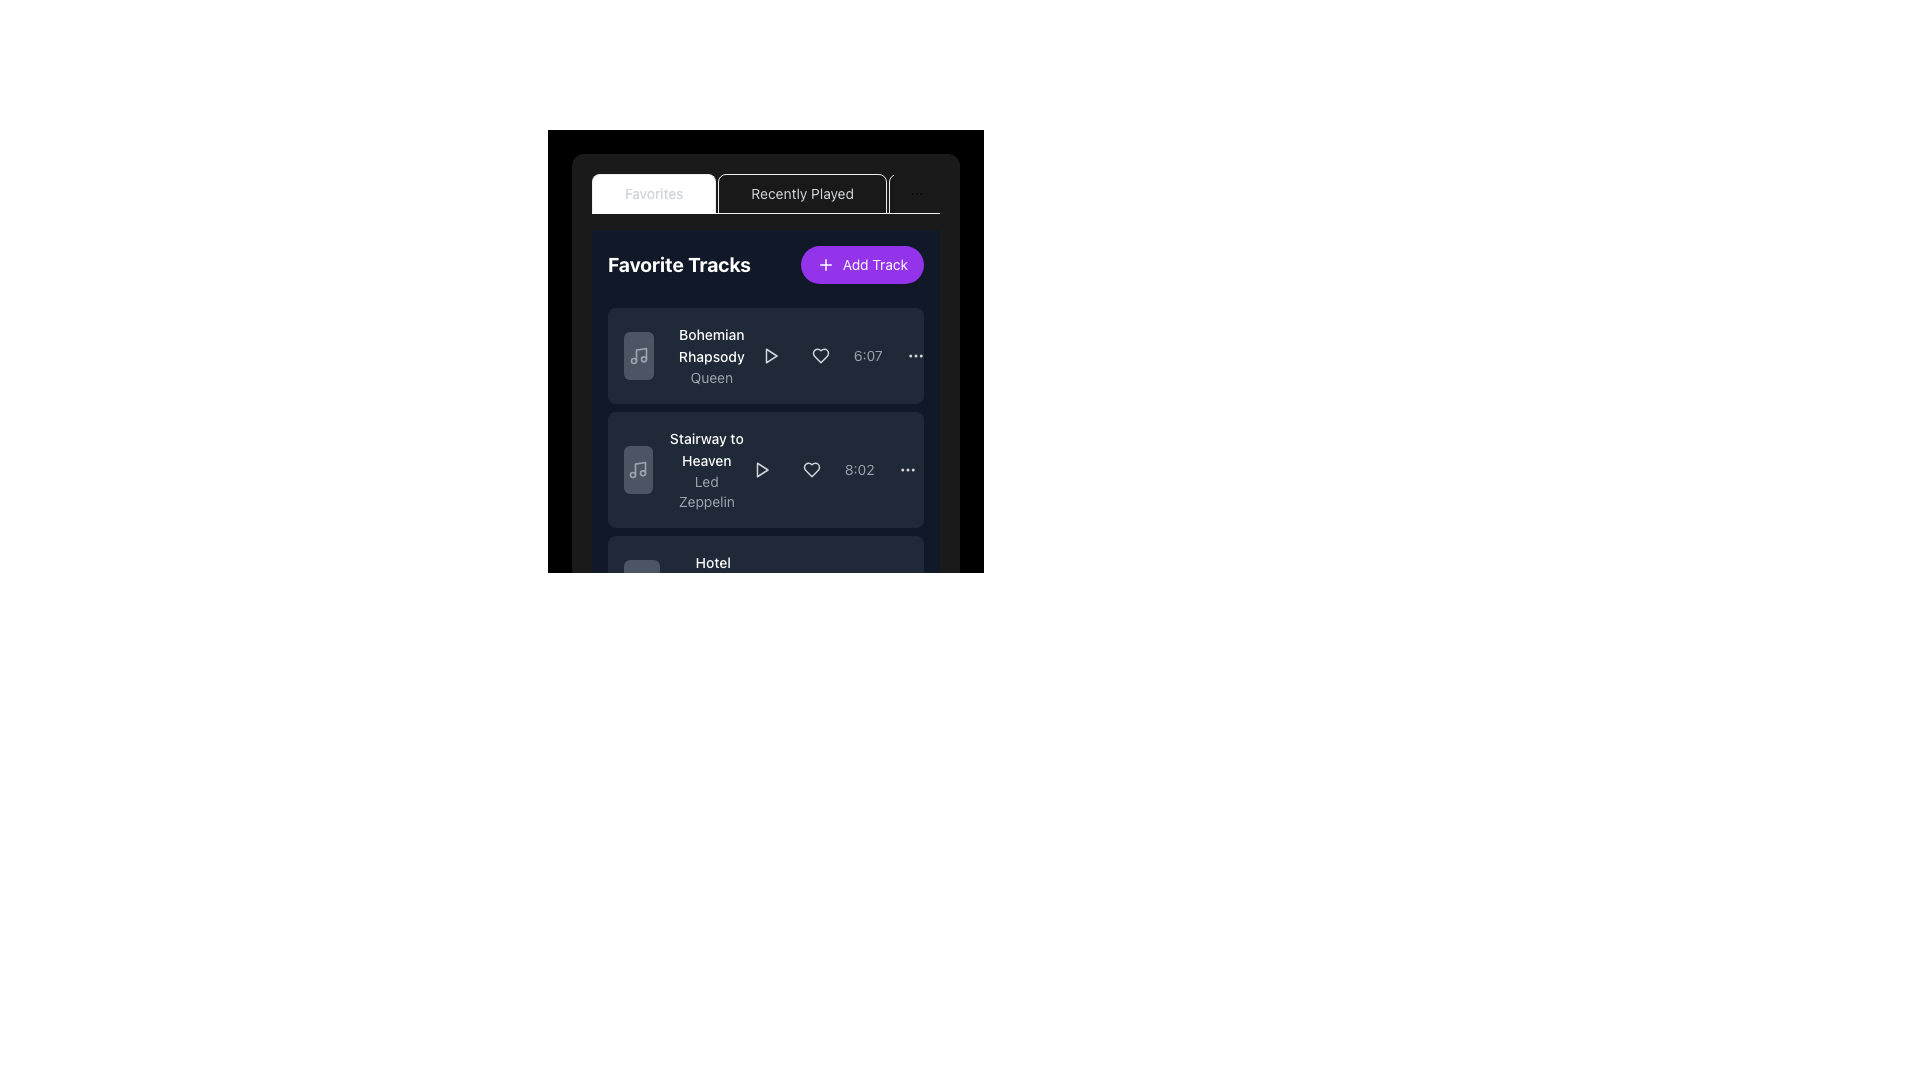 The height and width of the screenshot is (1080, 1920). What do you see at coordinates (641, 353) in the screenshot?
I see `the vertical line portion of the music note icon, which is outlined in light gray and positioned centrally within the card layout near the top left corner of the interface` at bounding box center [641, 353].